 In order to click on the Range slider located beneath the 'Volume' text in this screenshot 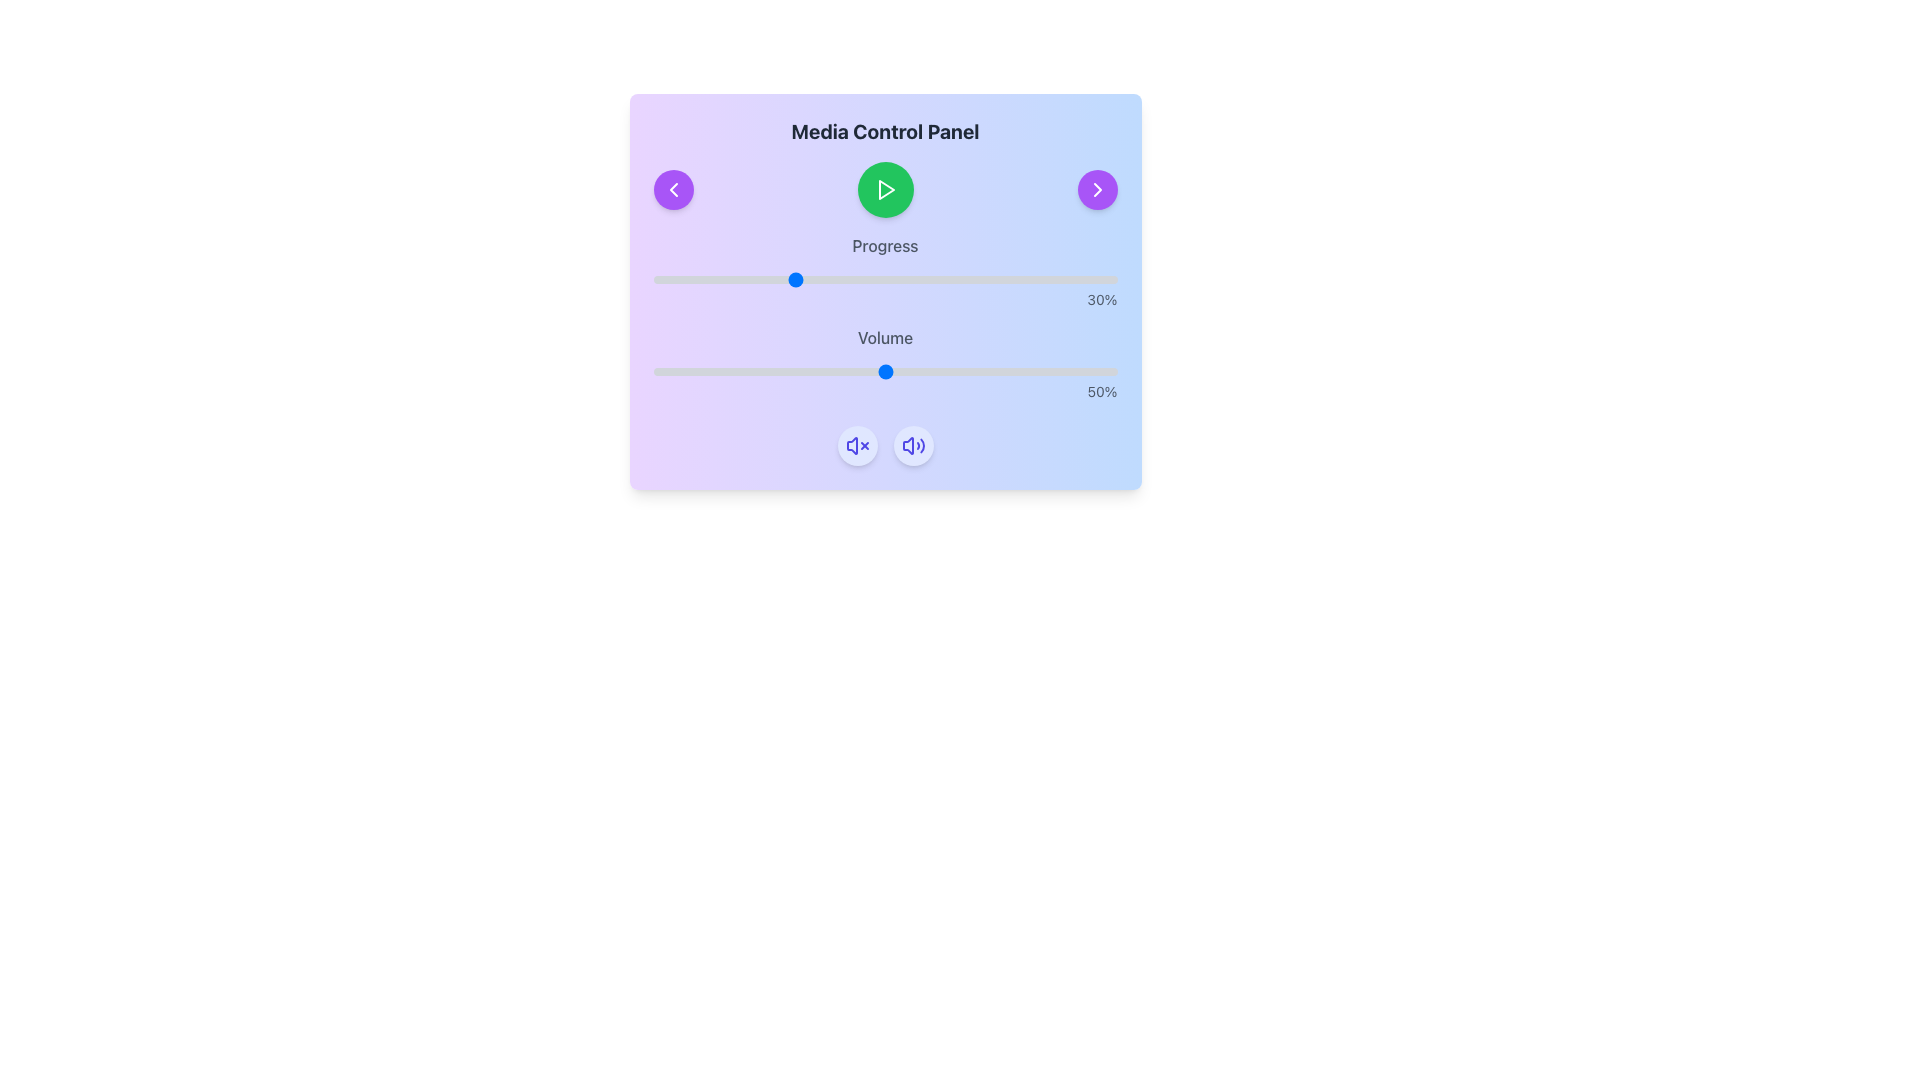, I will do `click(884, 371)`.